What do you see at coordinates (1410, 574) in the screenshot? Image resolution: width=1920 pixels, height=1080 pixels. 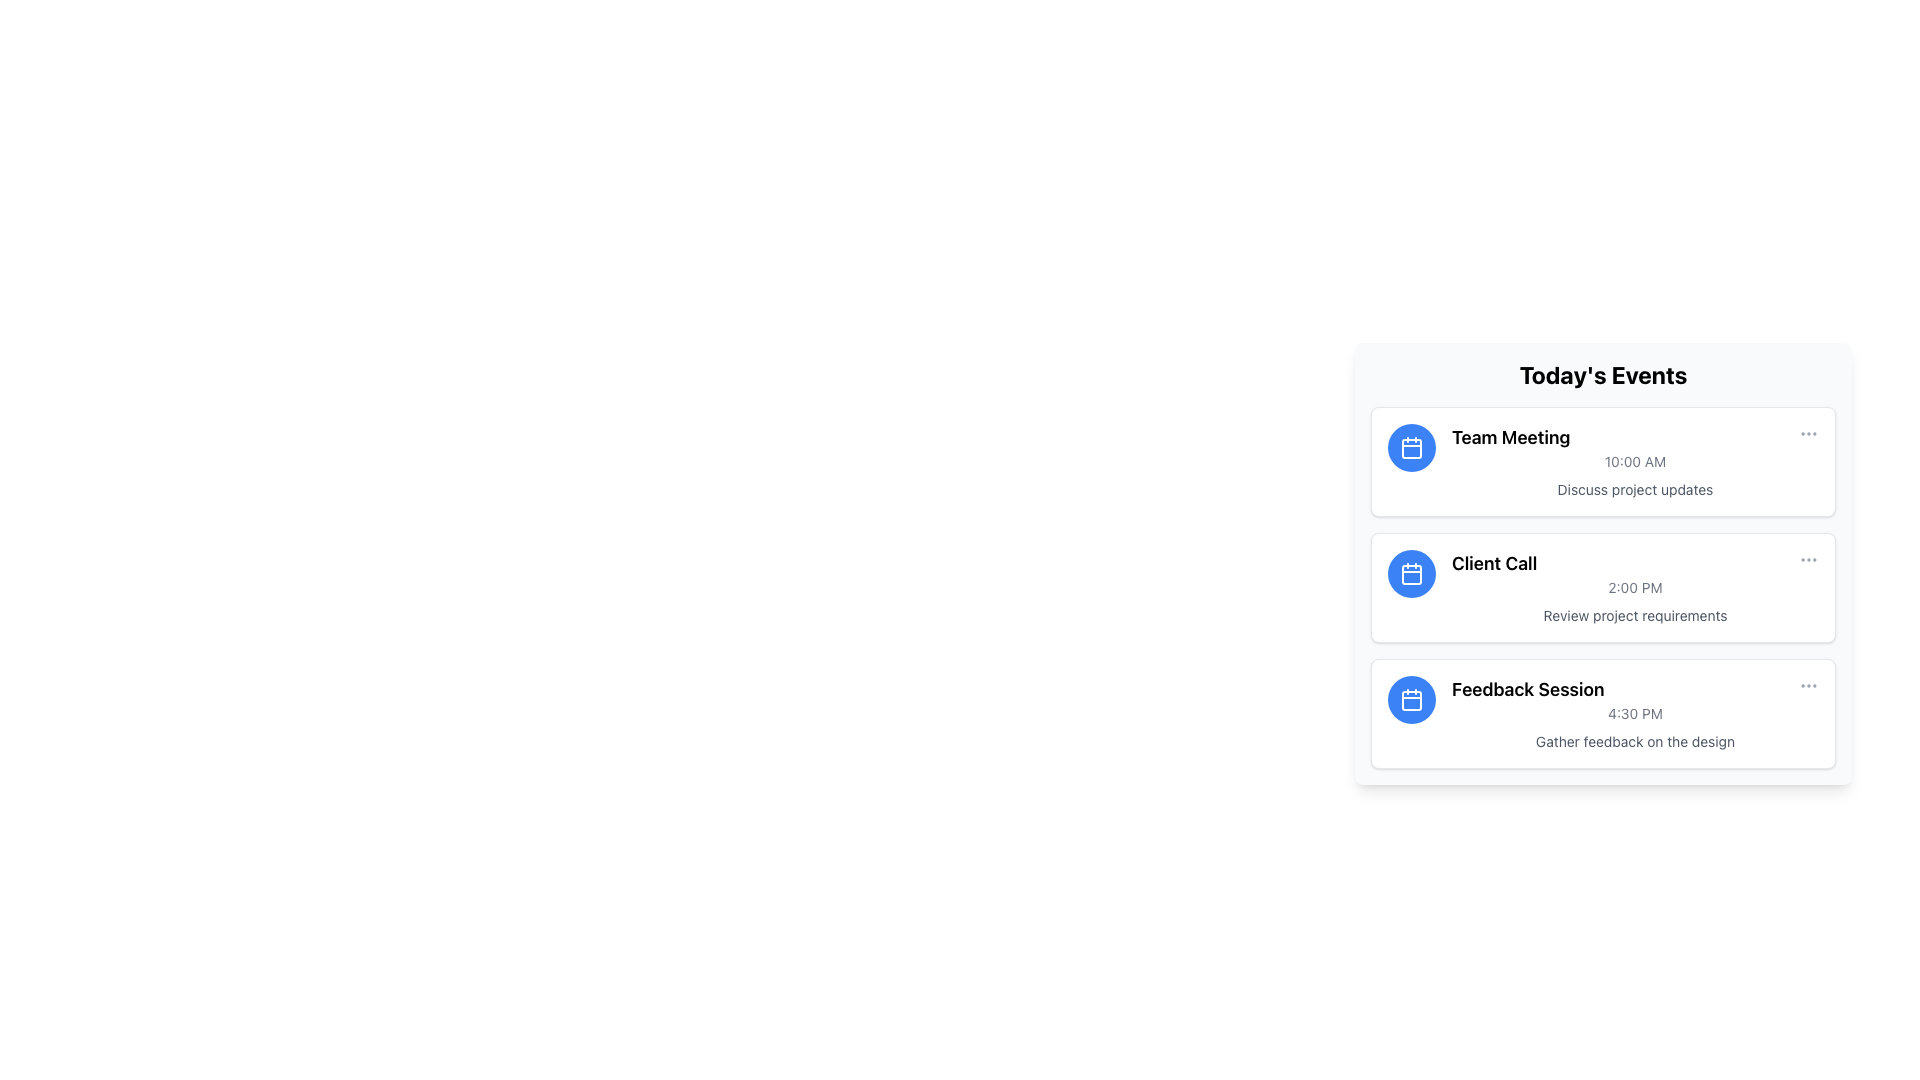 I see `the calendar icon representing the 'Client Call' event, which is located between the 'Team Meeting' and 'Feedback Session' in the vertical list of events` at bounding box center [1410, 574].